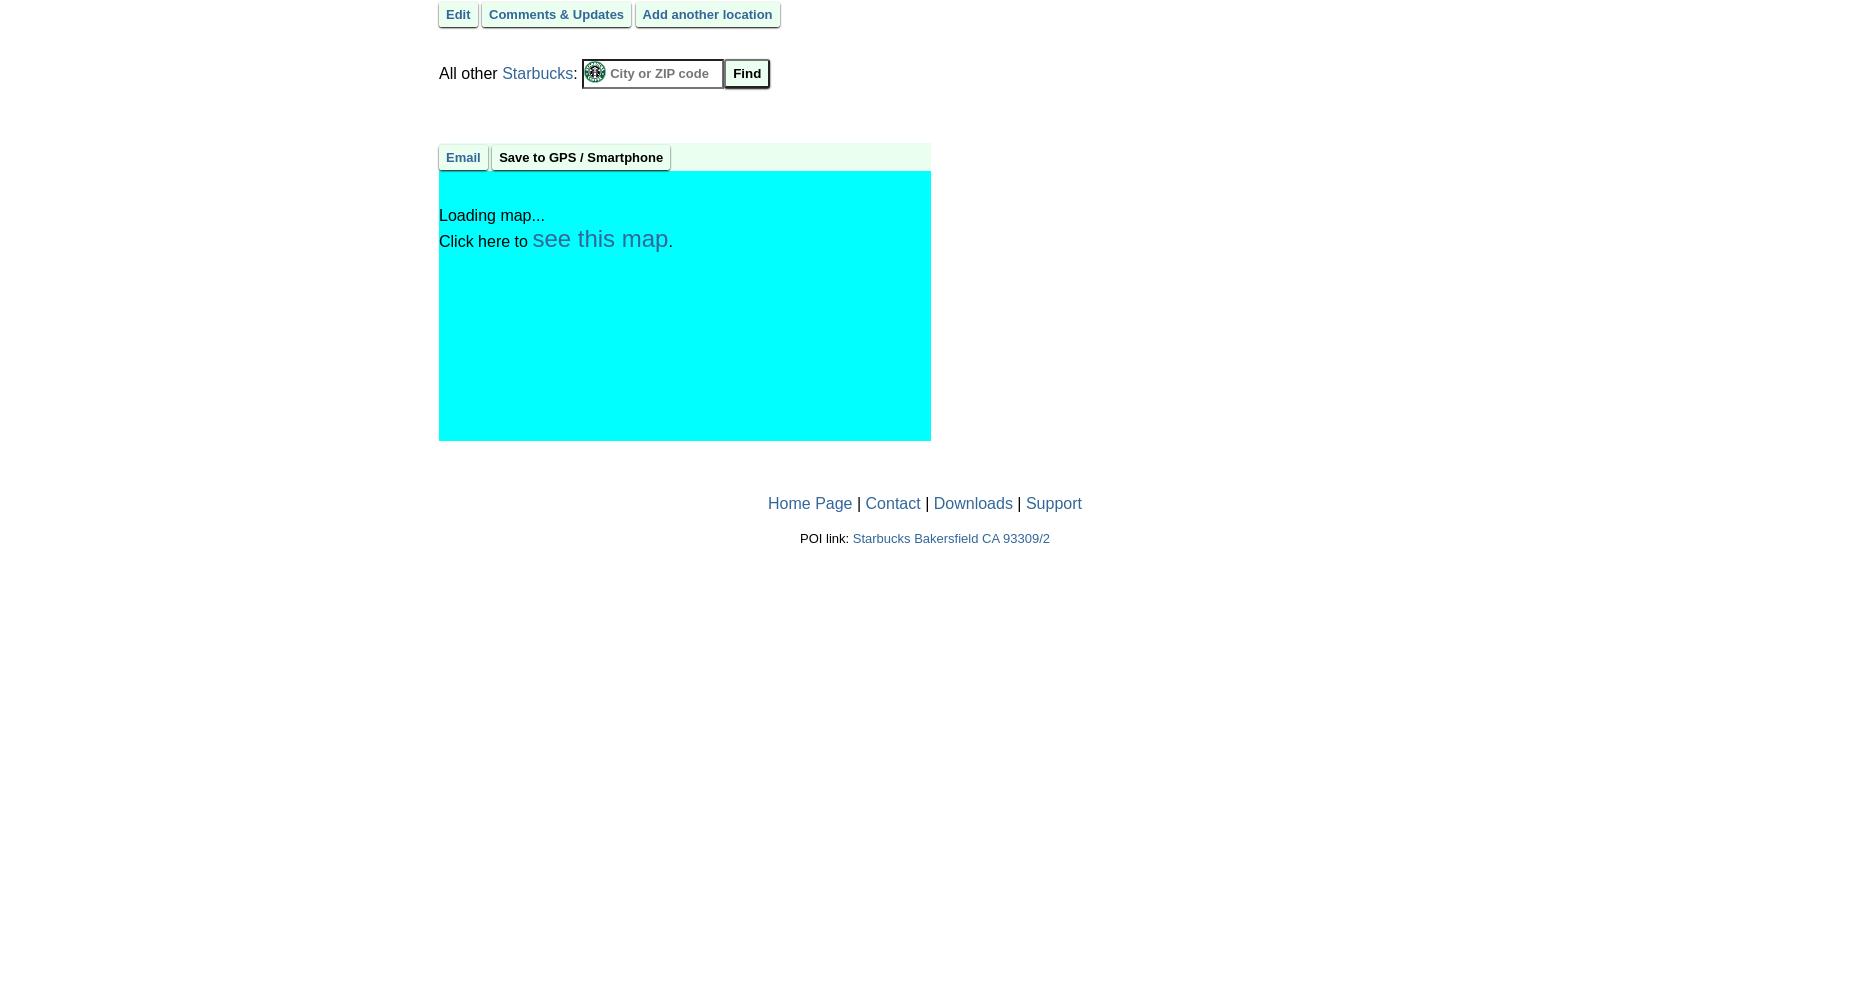 This screenshot has width=1850, height=1000. What do you see at coordinates (809, 502) in the screenshot?
I see `'Home Page'` at bounding box center [809, 502].